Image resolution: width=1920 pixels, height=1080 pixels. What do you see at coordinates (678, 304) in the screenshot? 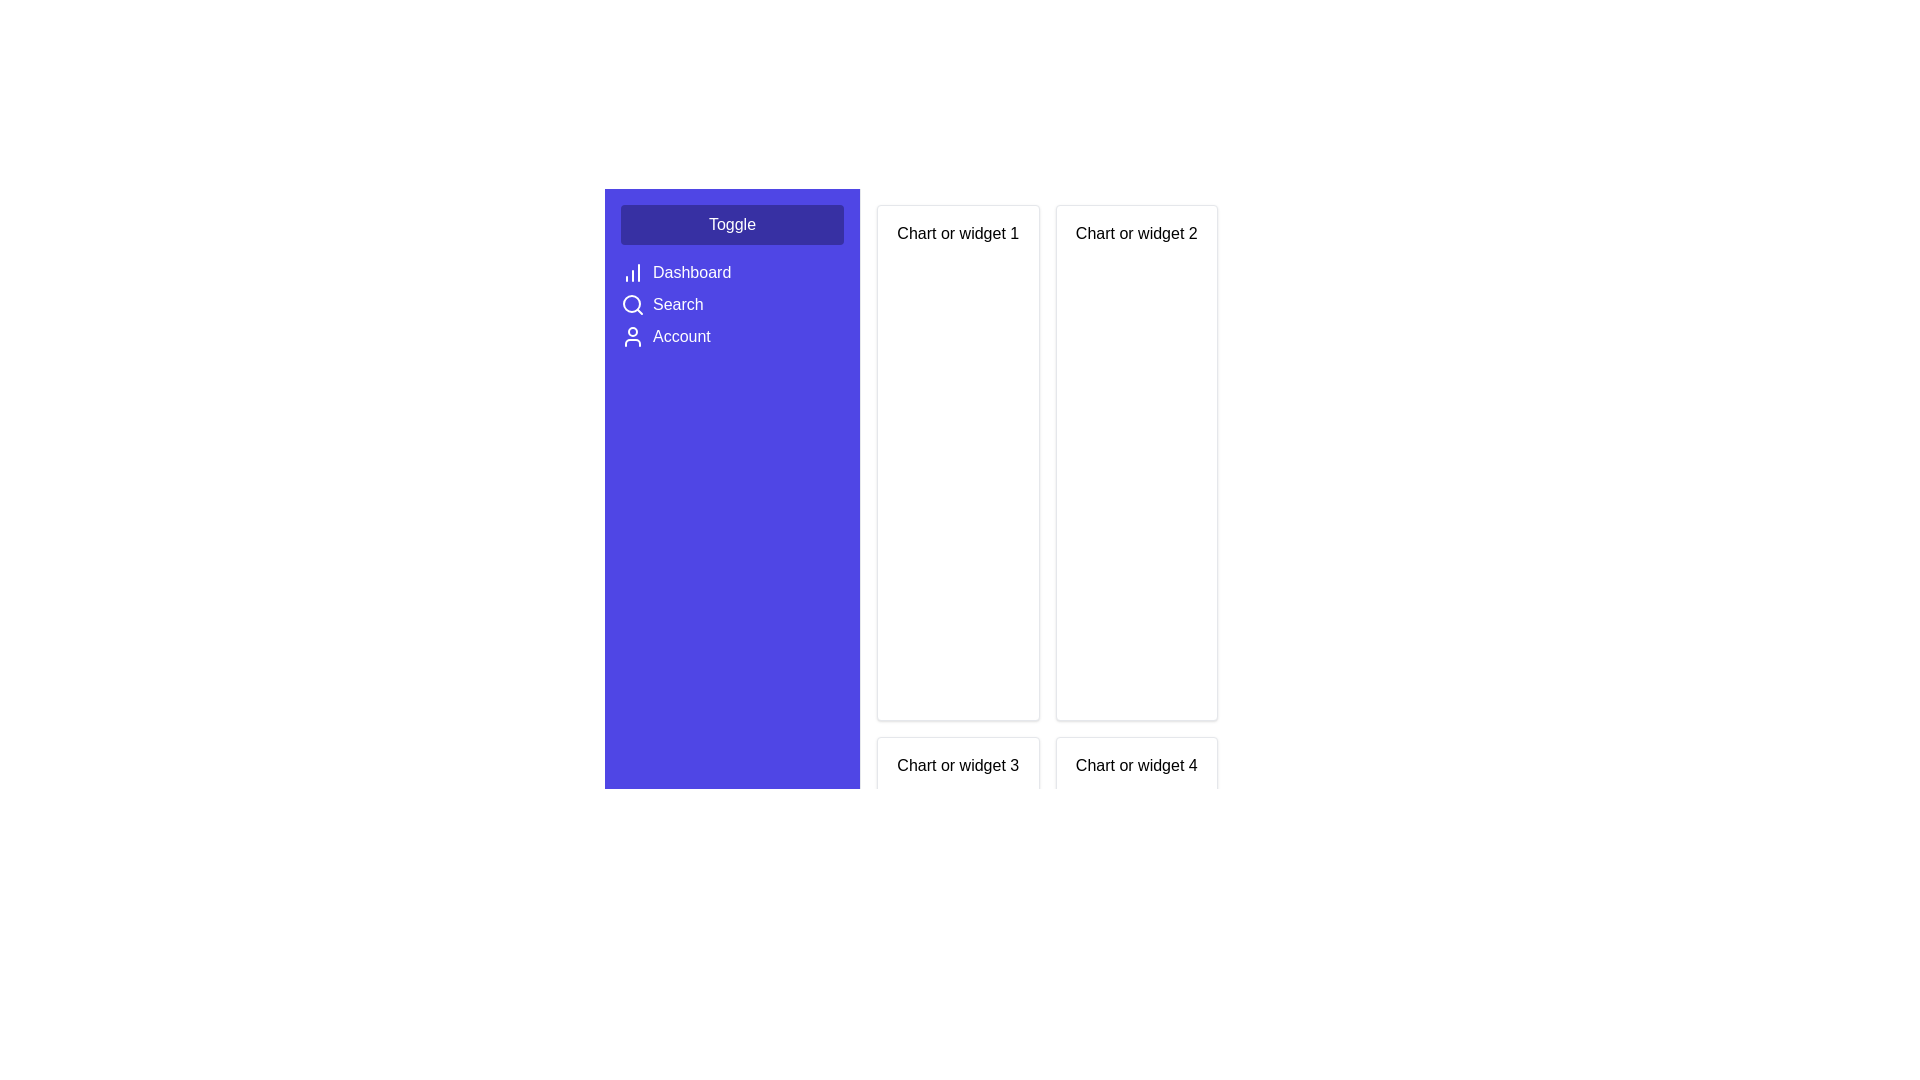
I see `the Text Label indicating the Search functionality in the vertical navigation menu, located between the 'Dashboard' and 'Account' options` at bounding box center [678, 304].